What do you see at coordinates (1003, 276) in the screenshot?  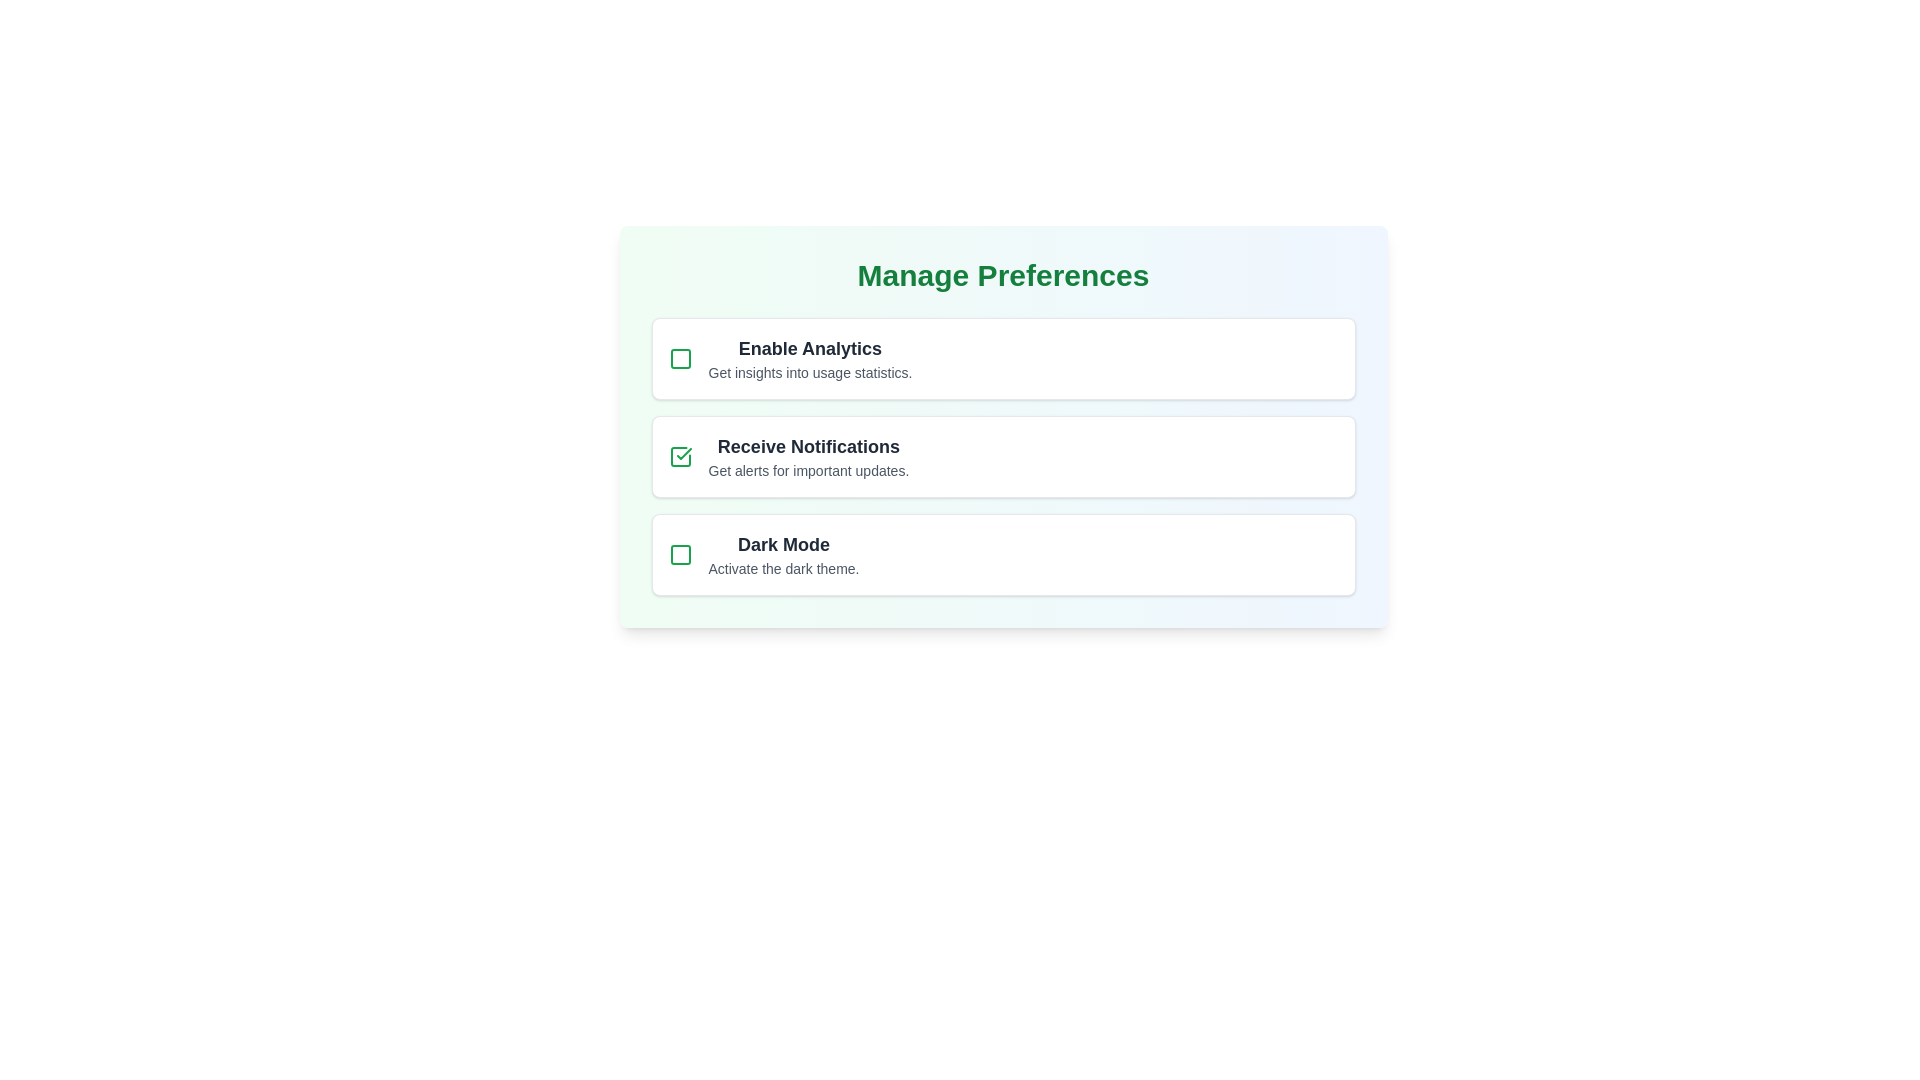 I see `the centered, bold, large-size text label displaying 'Manage Preferences' in green color, located at the upper part of a card-like section` at bounding box center [1003, 276].